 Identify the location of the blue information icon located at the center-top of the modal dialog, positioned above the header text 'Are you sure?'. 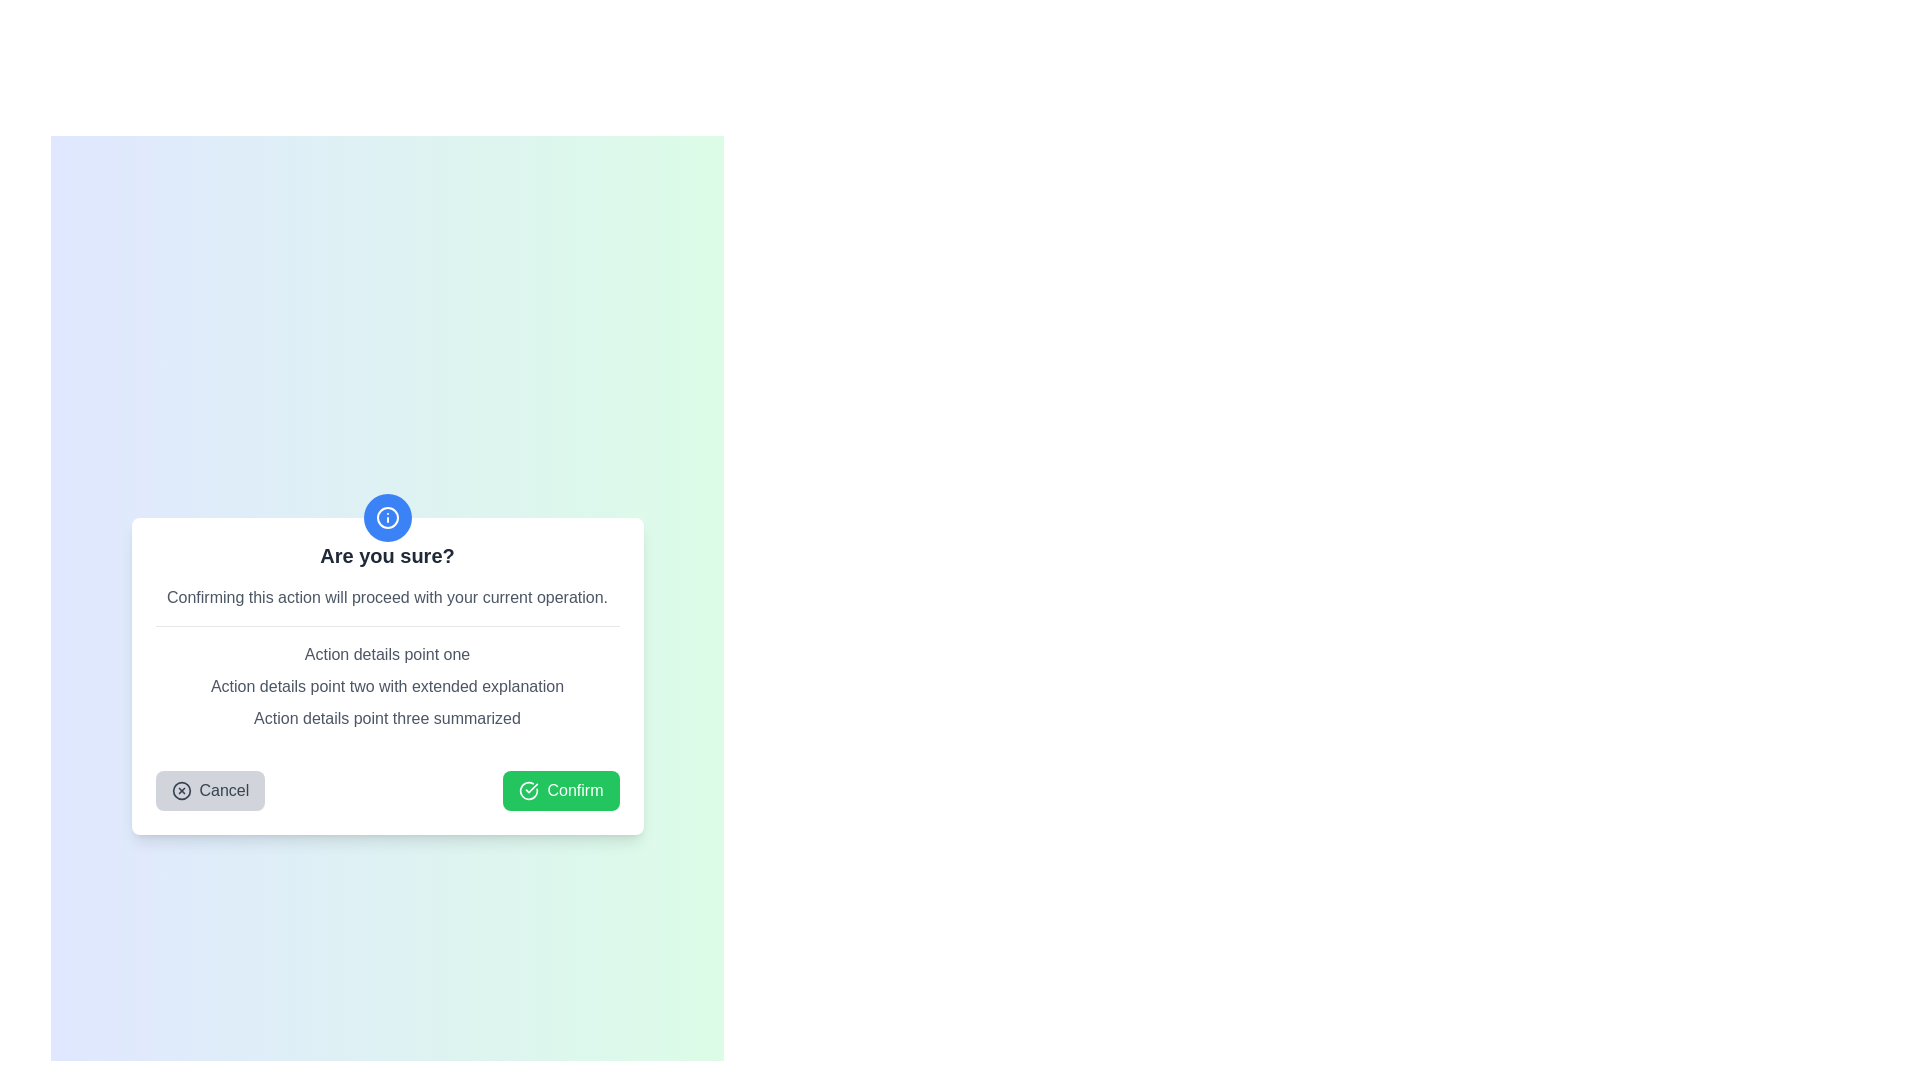
(387, 516).